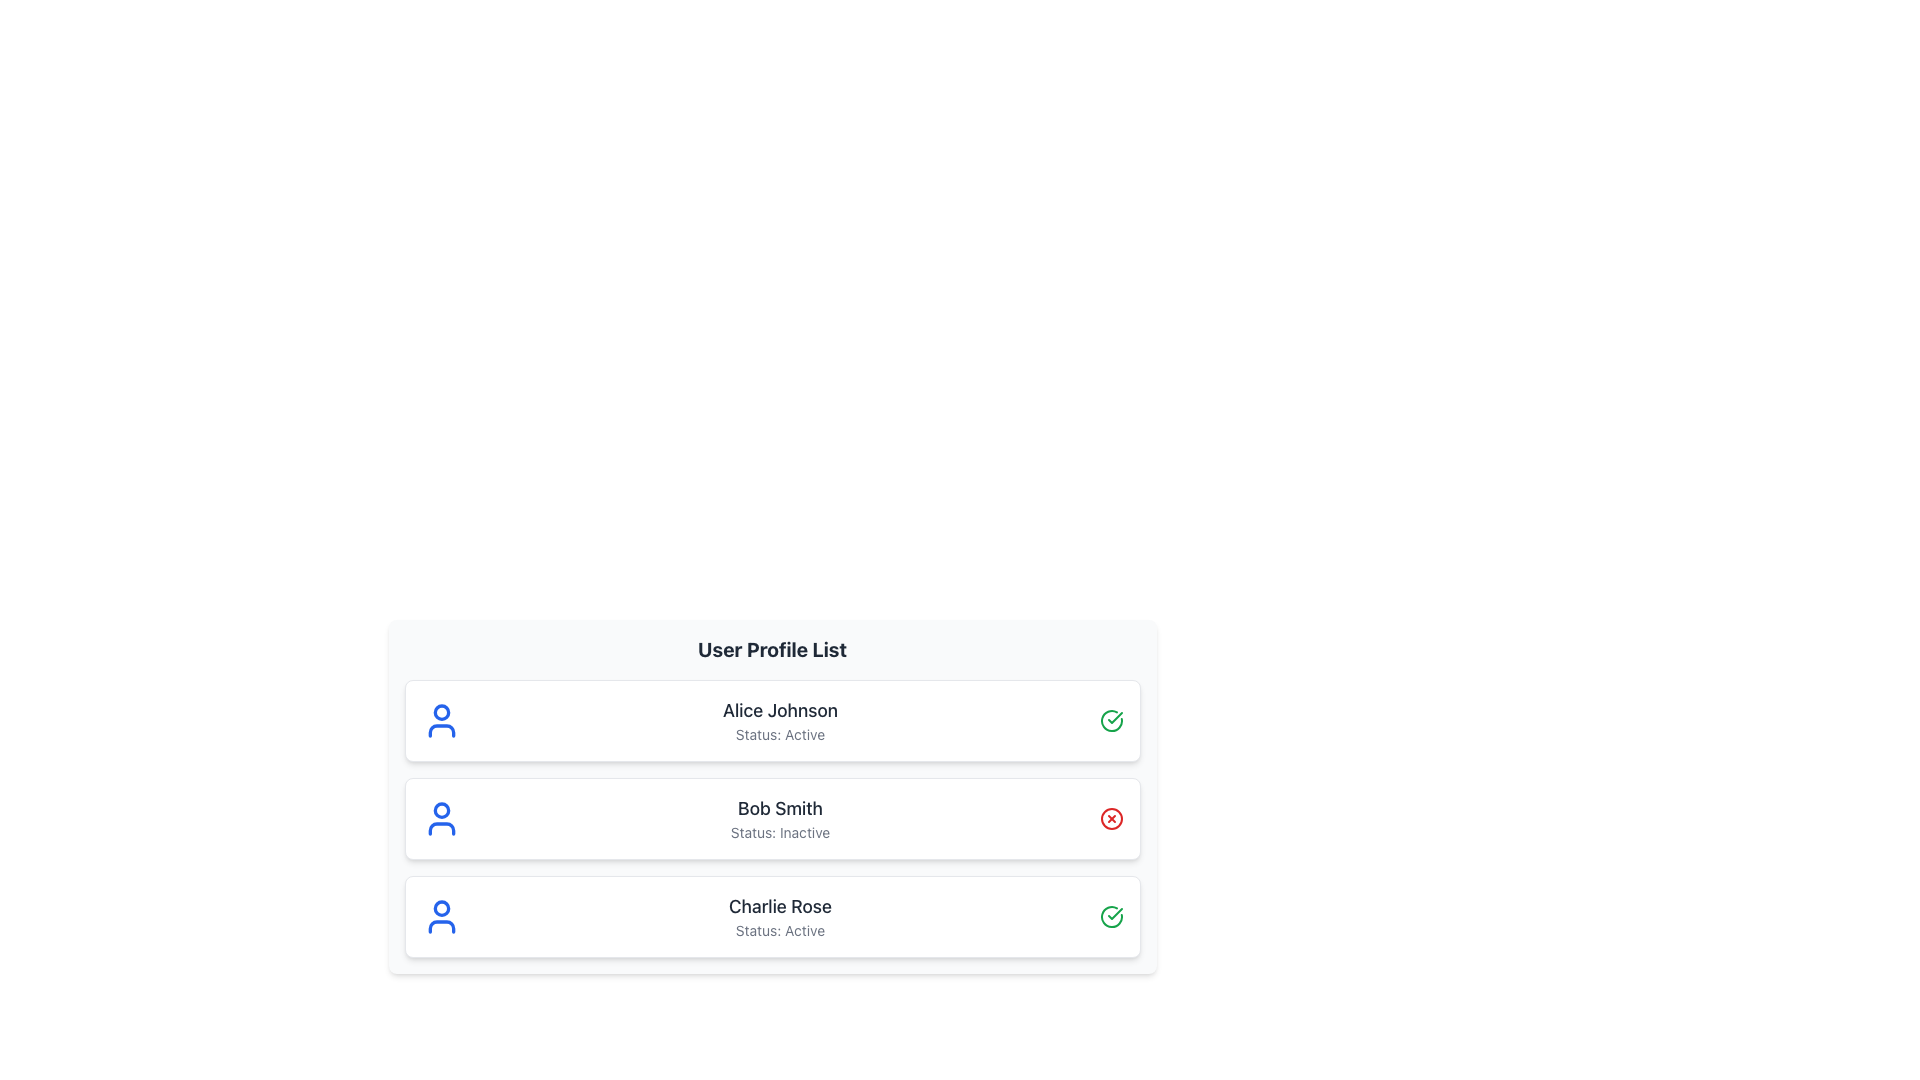  What do you see at coordinates (1110, 917) in the screenshot?
I see `the green circular icon with a check mark inside, which is part of Charlie Rose's profile card, located at the right end of the card next to the status information` at bounding box center [1110, 917].